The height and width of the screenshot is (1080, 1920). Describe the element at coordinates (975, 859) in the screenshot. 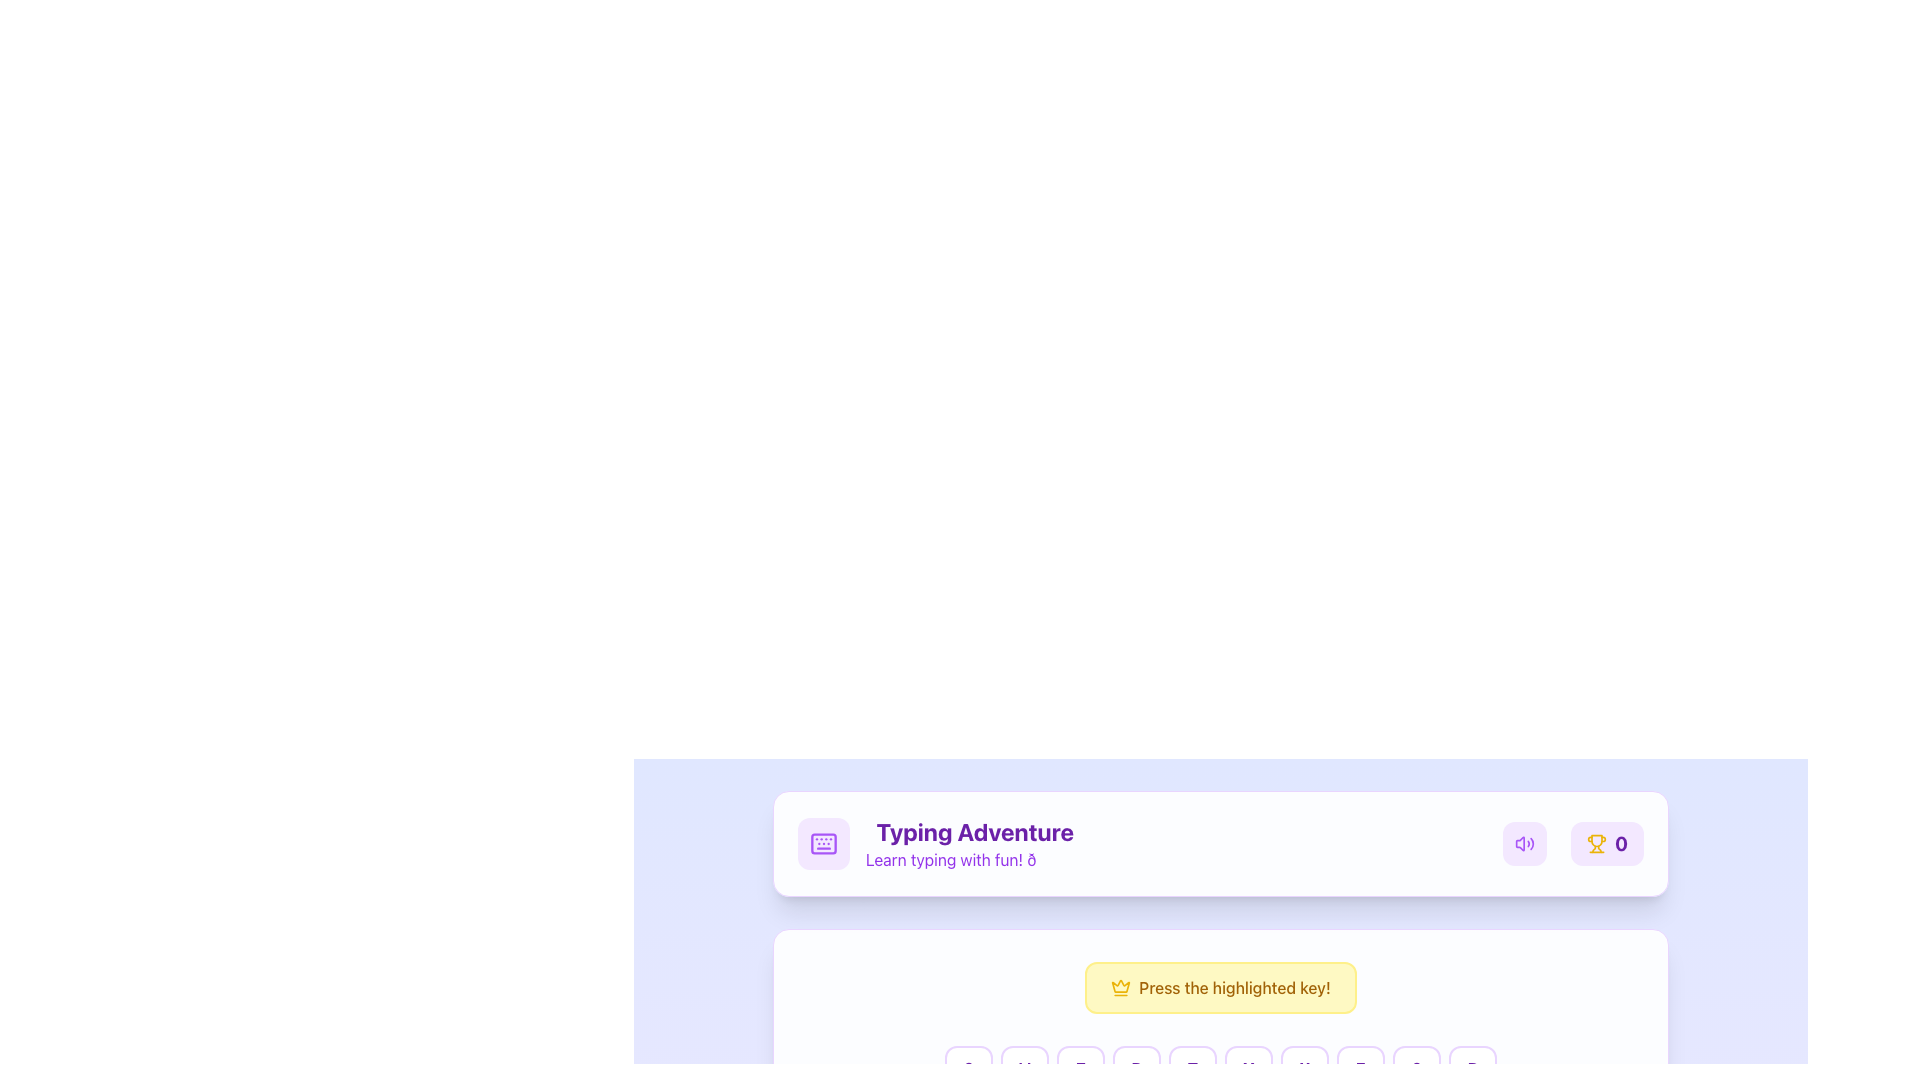

I see `the Text Label located directly below the 'Typing Adventure' heading, which serves as a motivational subtitle for the typing activity` at that location.